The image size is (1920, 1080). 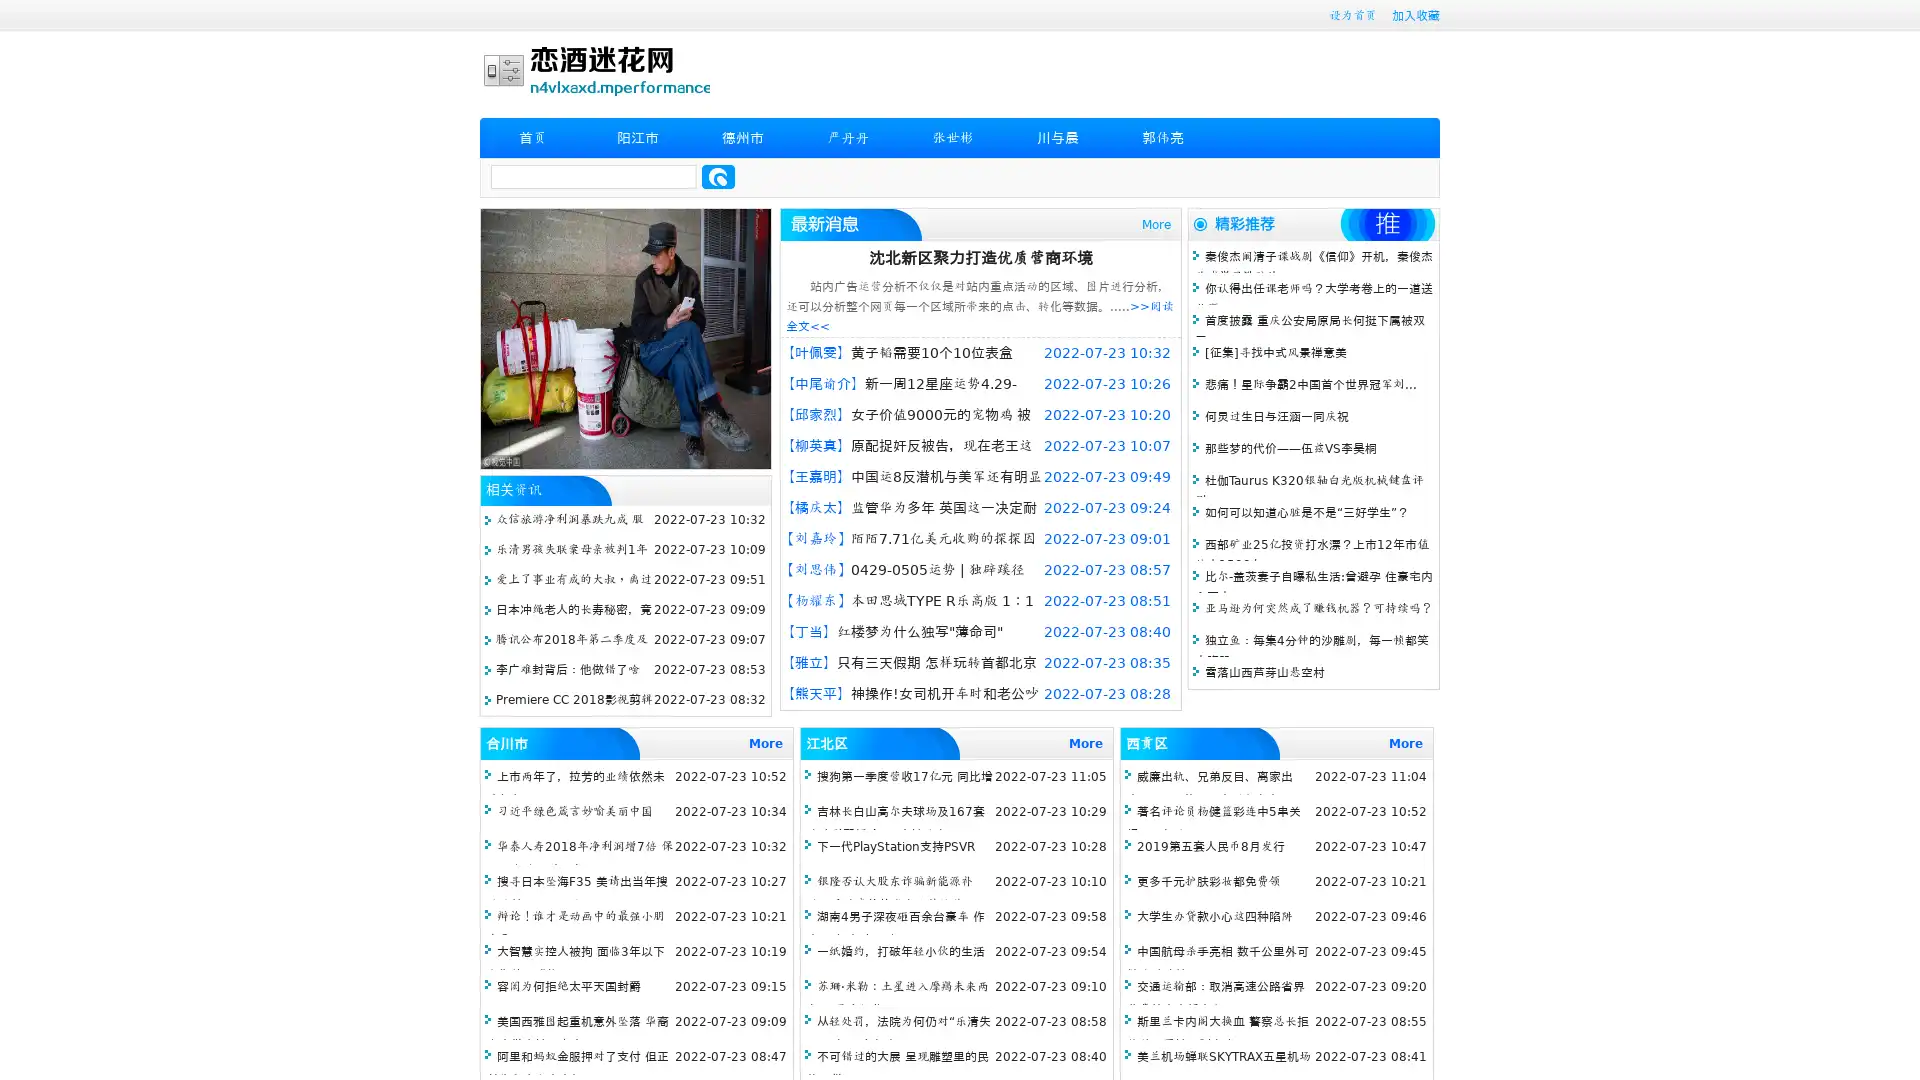 I want to click on Search, so click(x=718, y=176).